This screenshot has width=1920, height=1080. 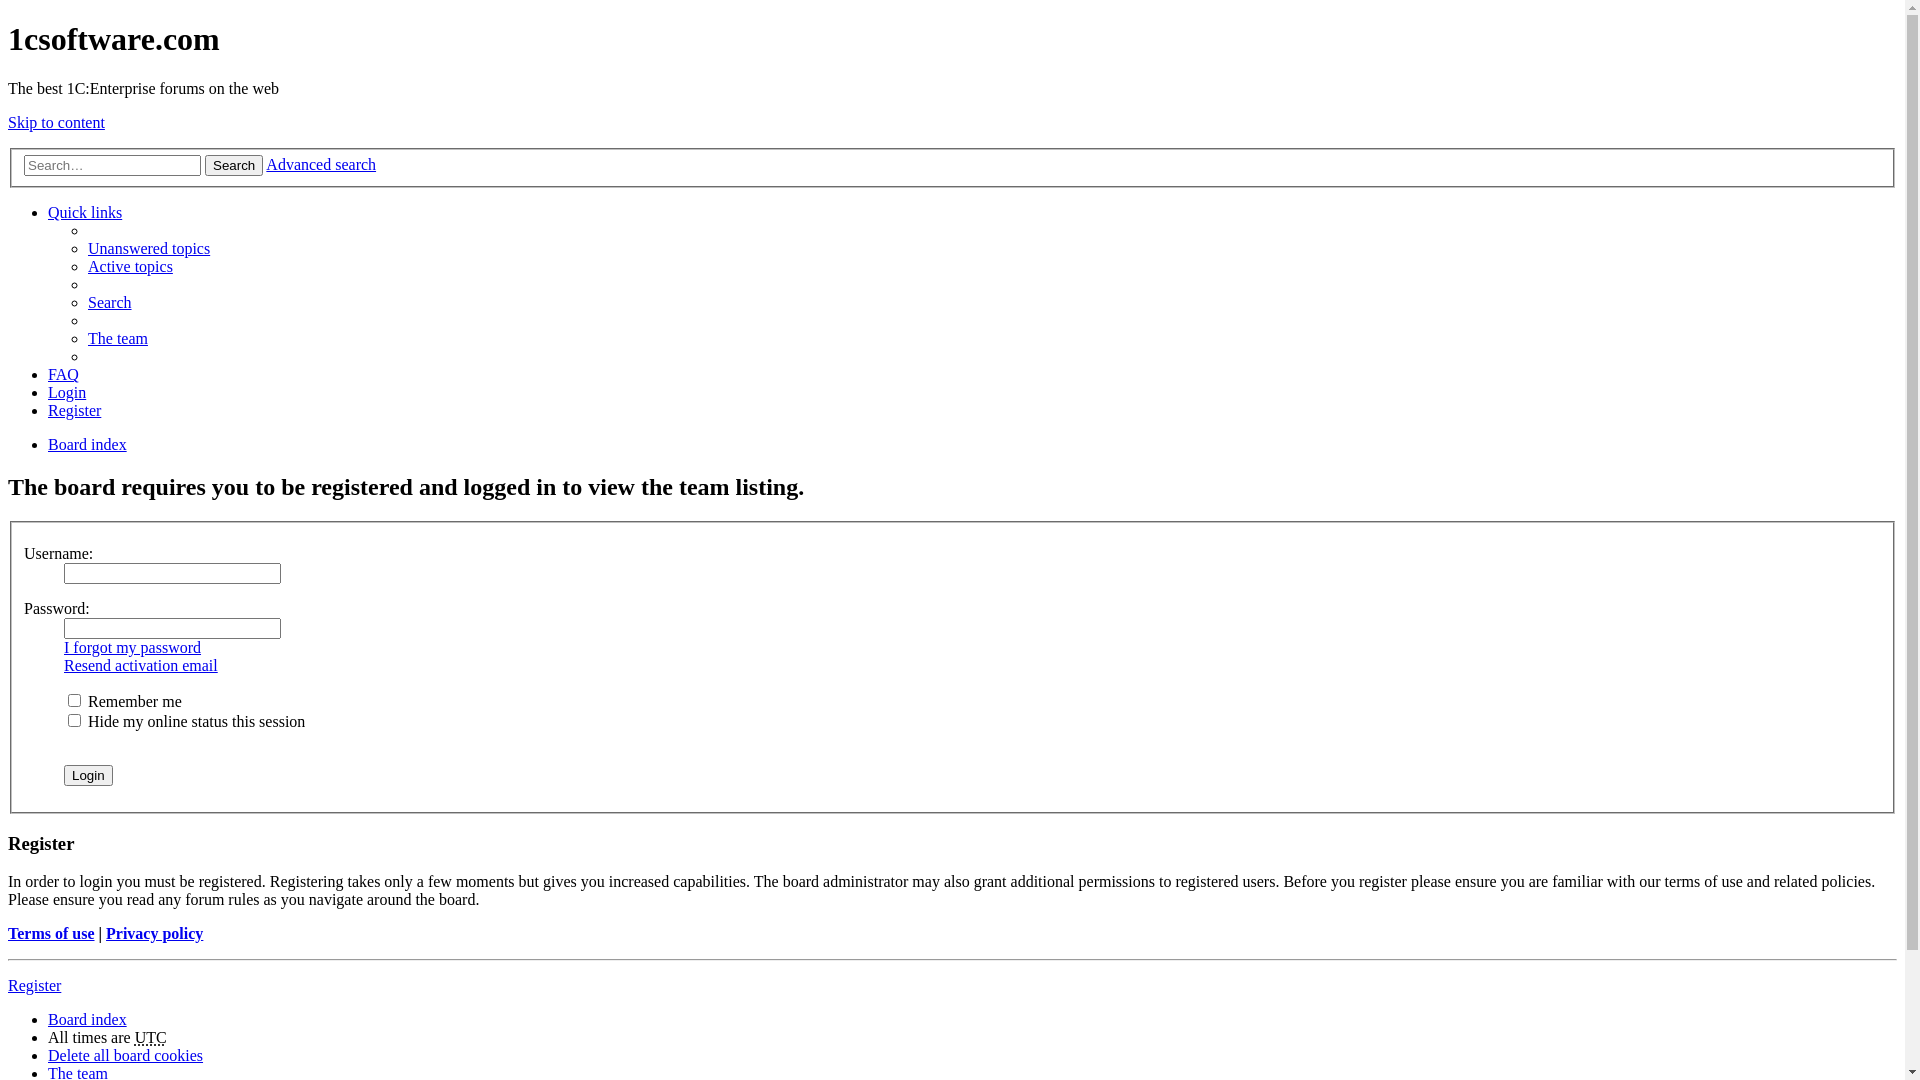 What do you see at coordinates (63, 647) in the screenshot?
I see `'I forgot my password'` at bounding box center [63, 647].